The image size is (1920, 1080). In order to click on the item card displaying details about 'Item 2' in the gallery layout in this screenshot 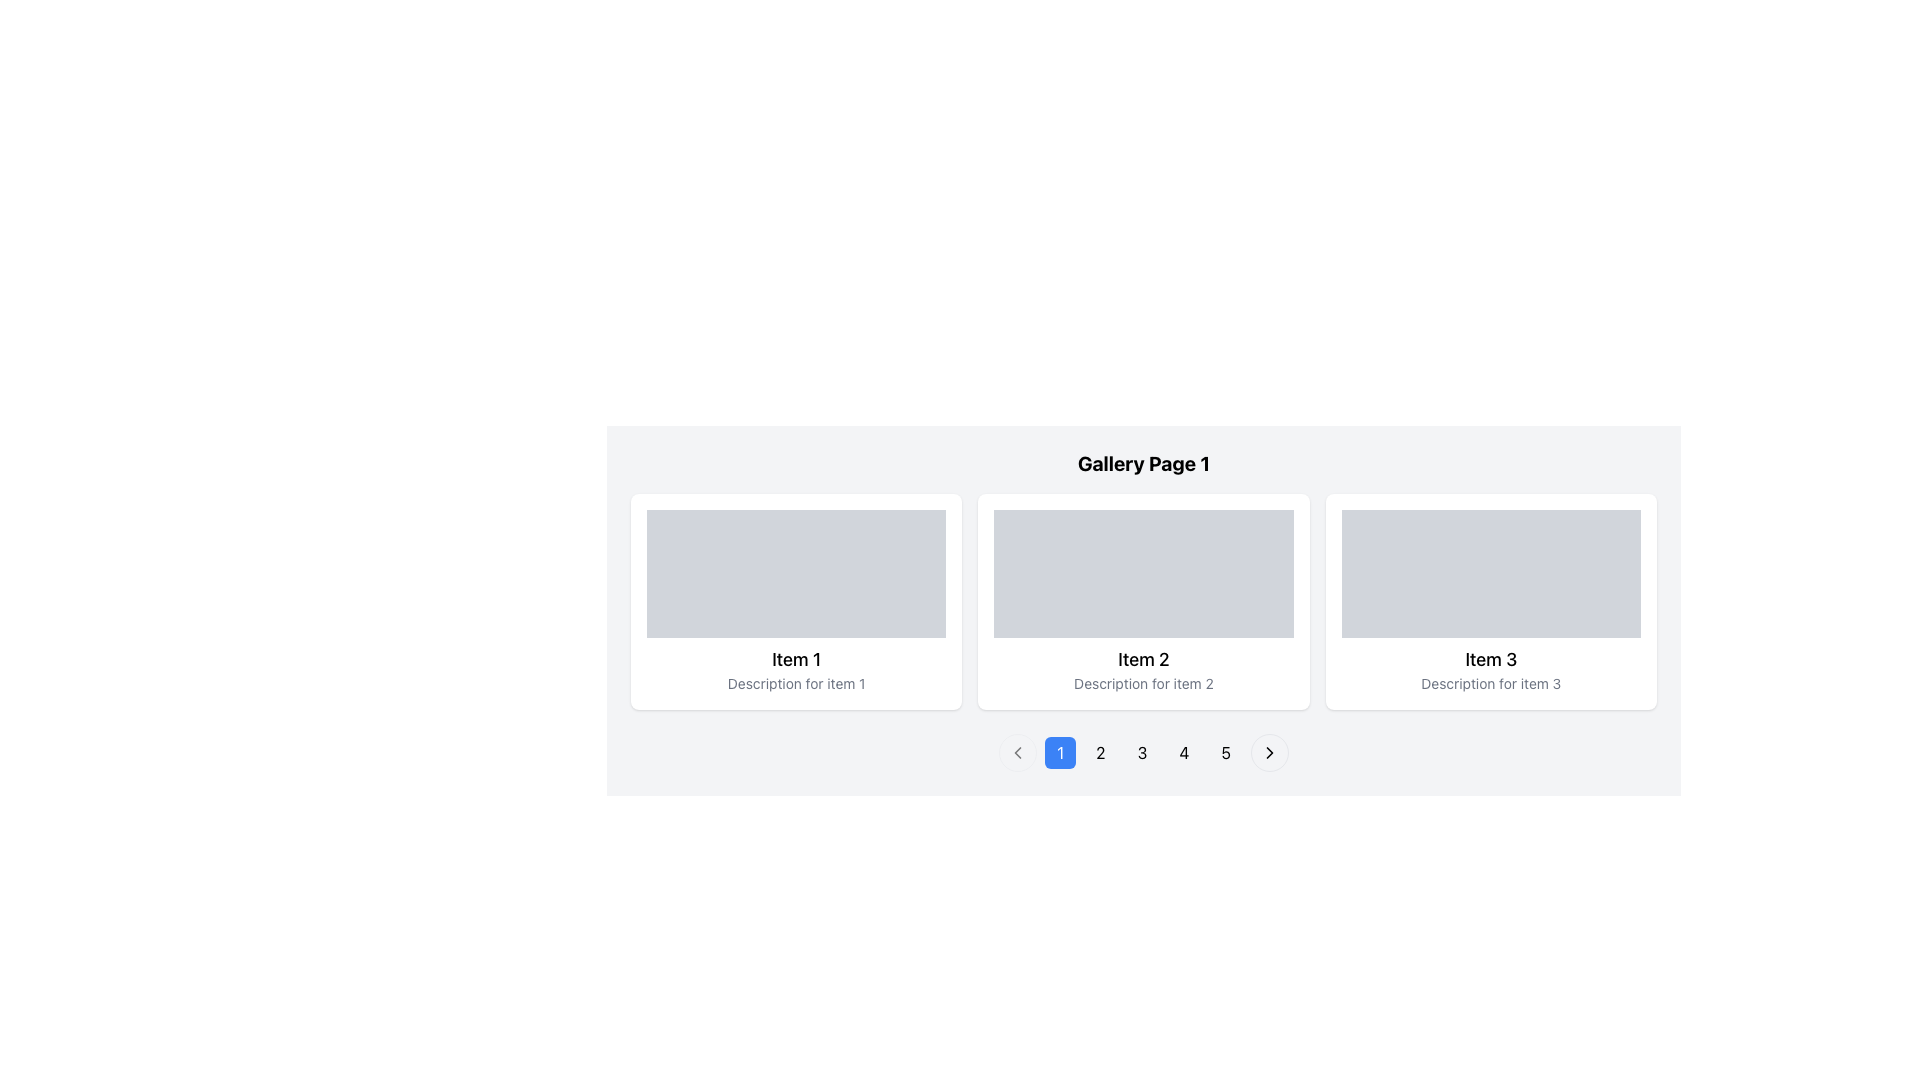, I will do `click(1143, 600)`.